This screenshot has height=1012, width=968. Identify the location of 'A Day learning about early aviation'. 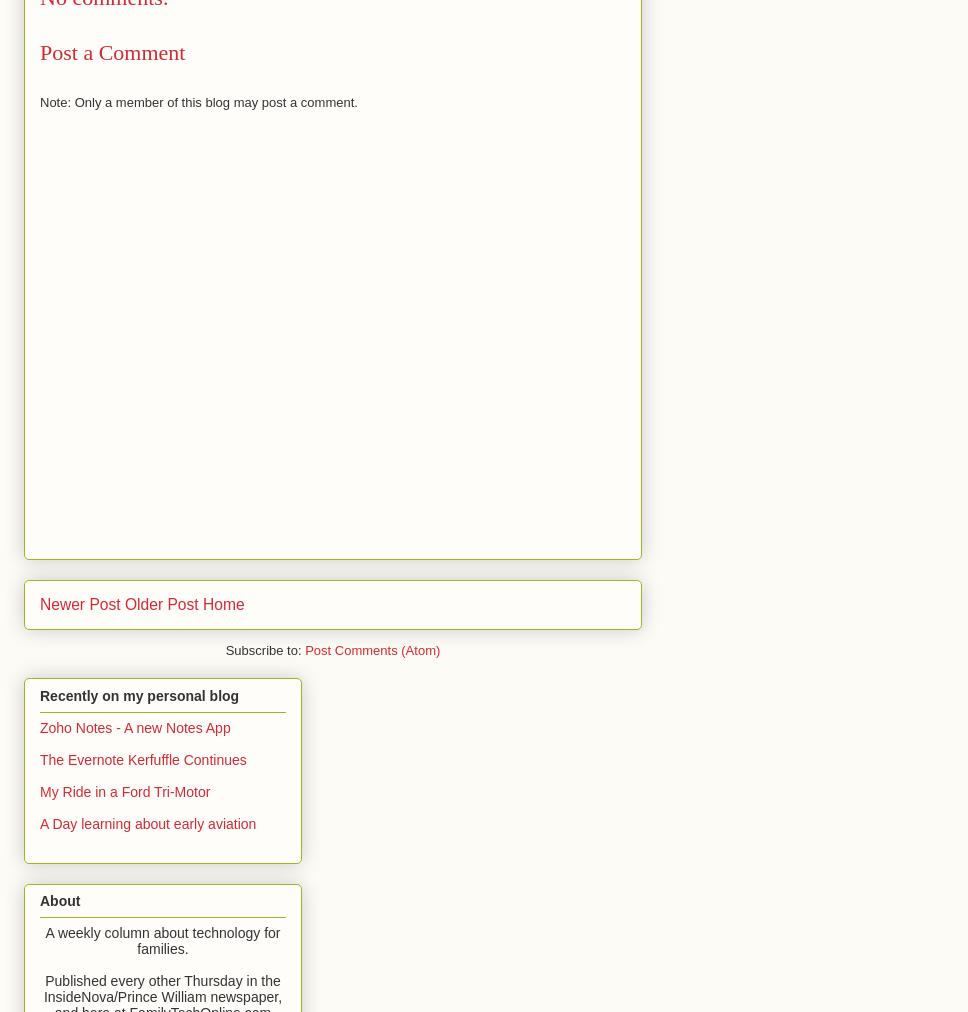
(147, 821).